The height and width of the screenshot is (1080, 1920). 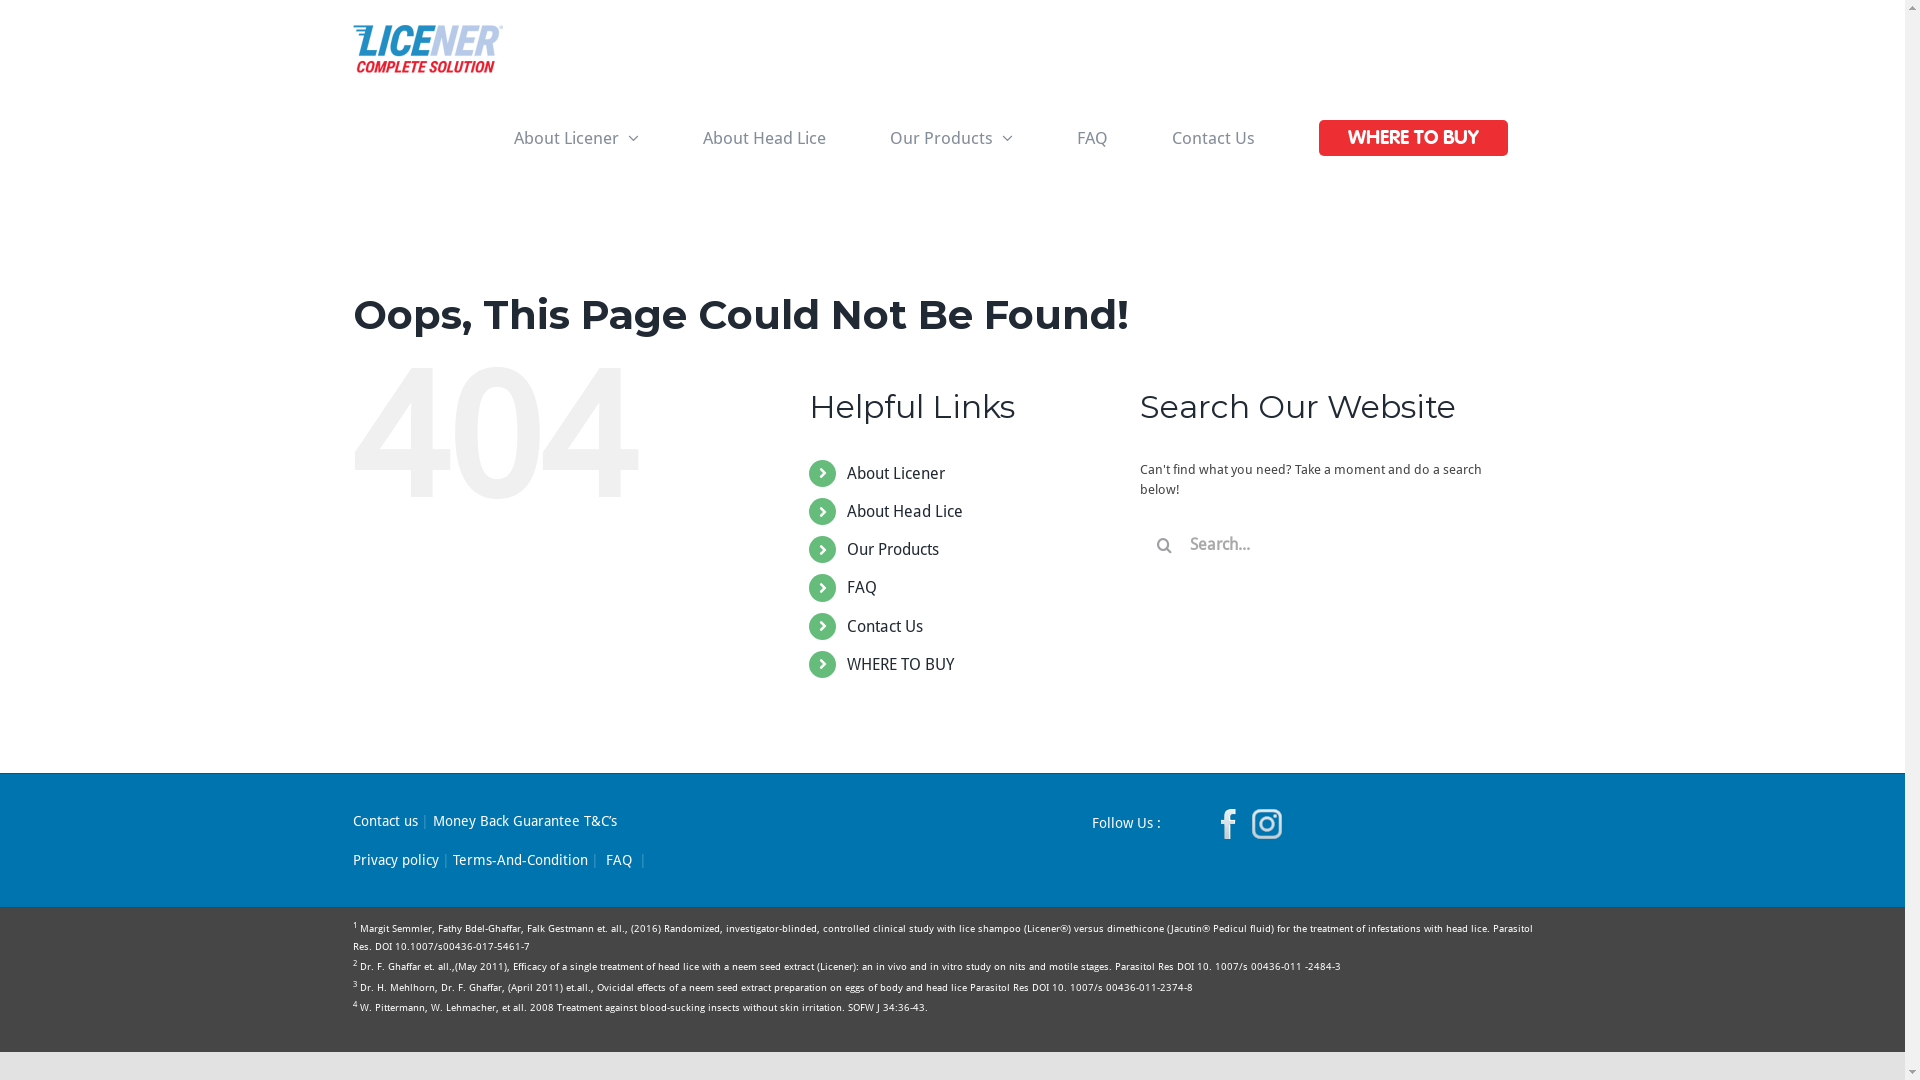 I want to click on 'Contact us', so click(x=384, y=821).